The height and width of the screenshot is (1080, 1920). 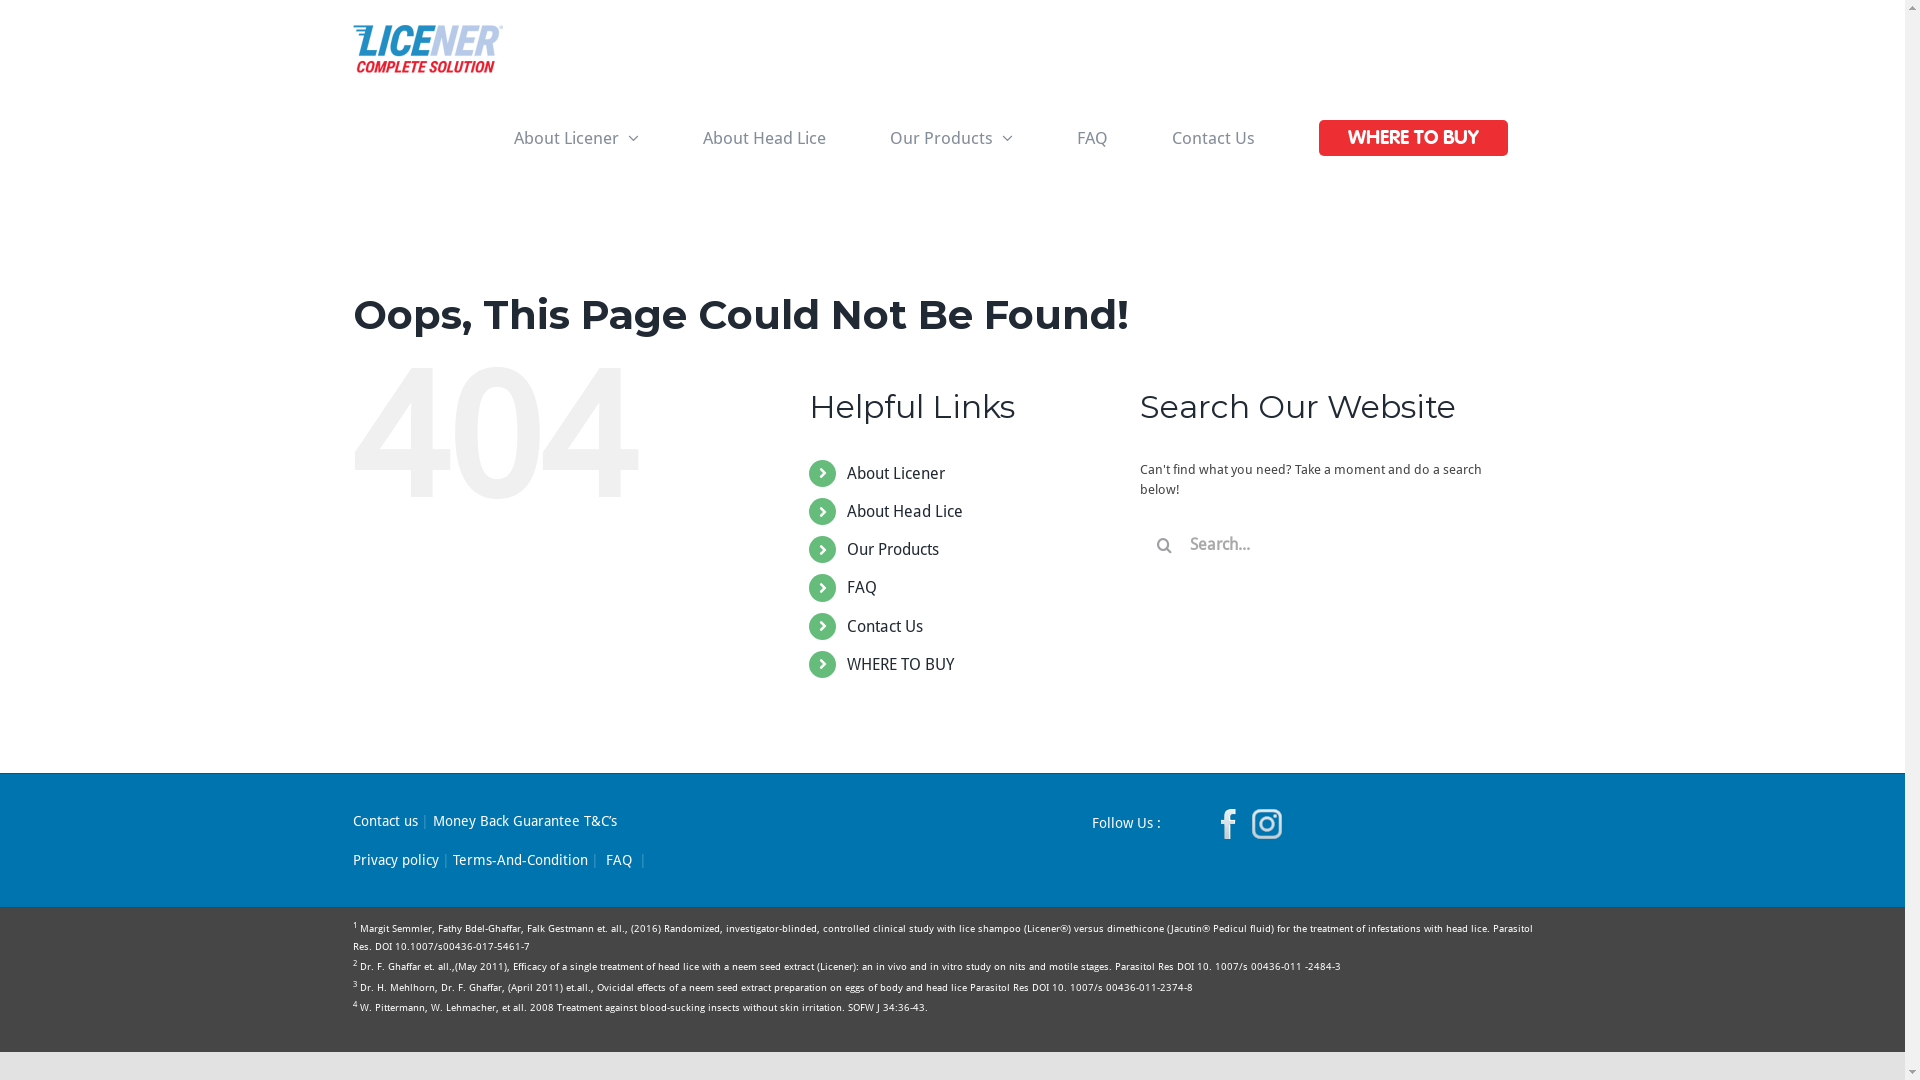 I want to click on 'Contact us', so click(x=384, y=821).